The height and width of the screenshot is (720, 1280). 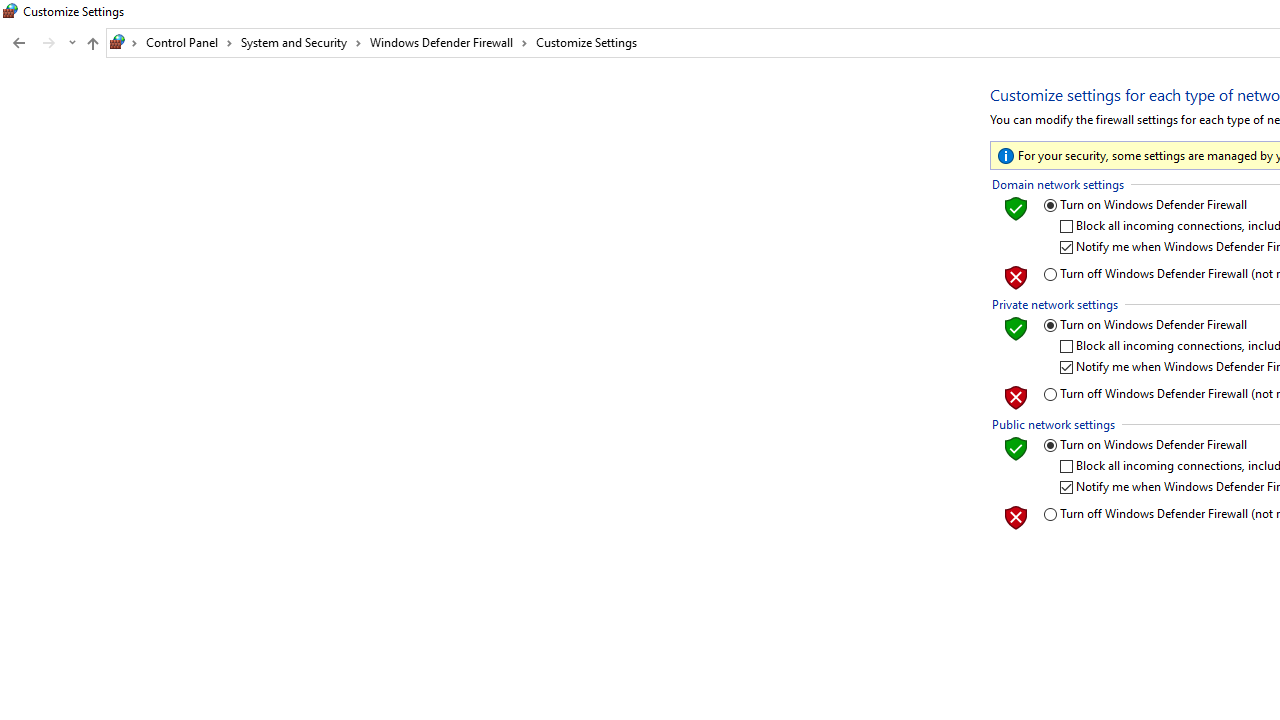 What do you see at coordinates (19, 43) in the screenshot?
I see `'Back to Windows Defender Firewall (Alt + Left Arrow)'` at bounding box center [19, 43].